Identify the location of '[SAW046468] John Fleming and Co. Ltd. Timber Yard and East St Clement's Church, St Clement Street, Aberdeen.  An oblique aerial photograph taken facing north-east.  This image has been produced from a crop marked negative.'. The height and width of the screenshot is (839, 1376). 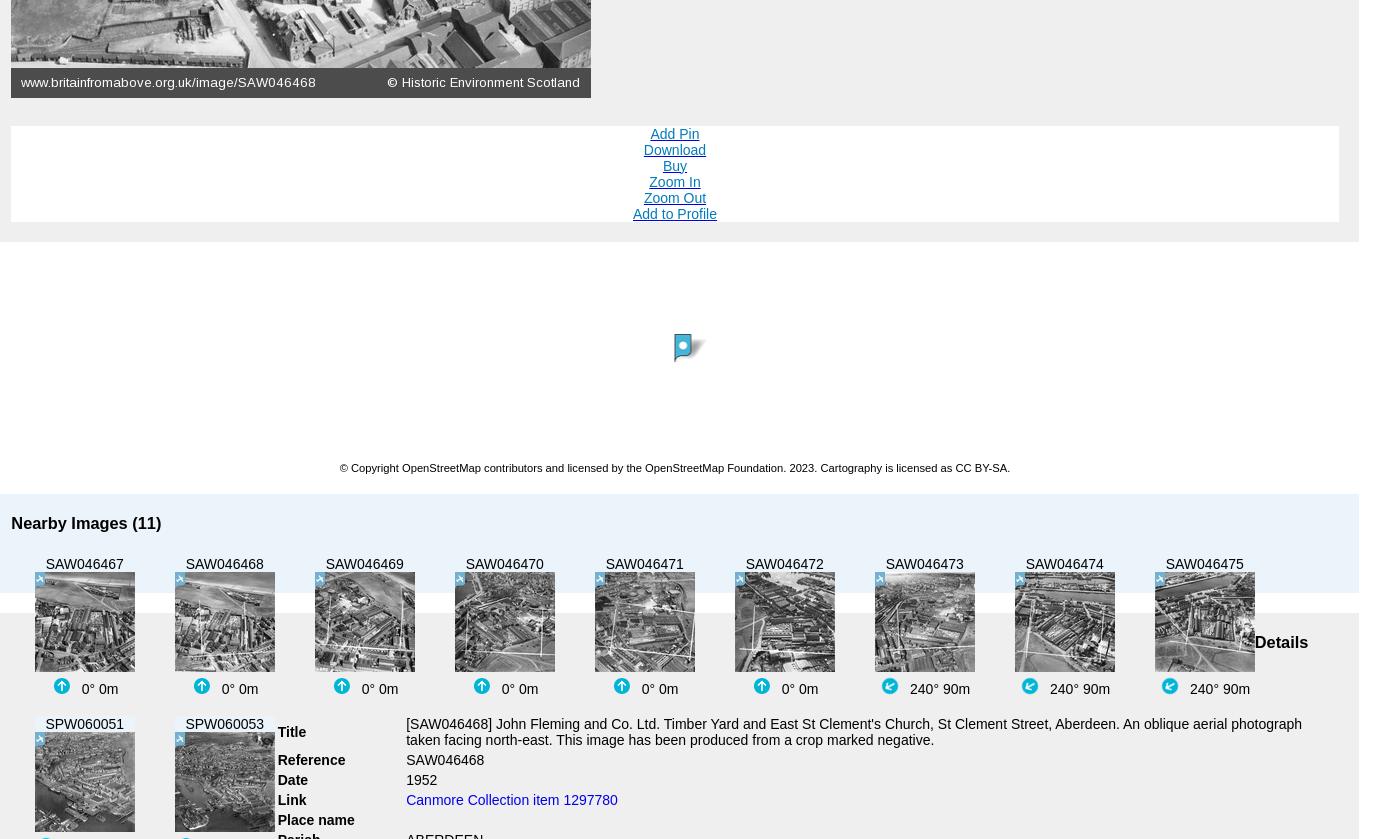
(405, 730).